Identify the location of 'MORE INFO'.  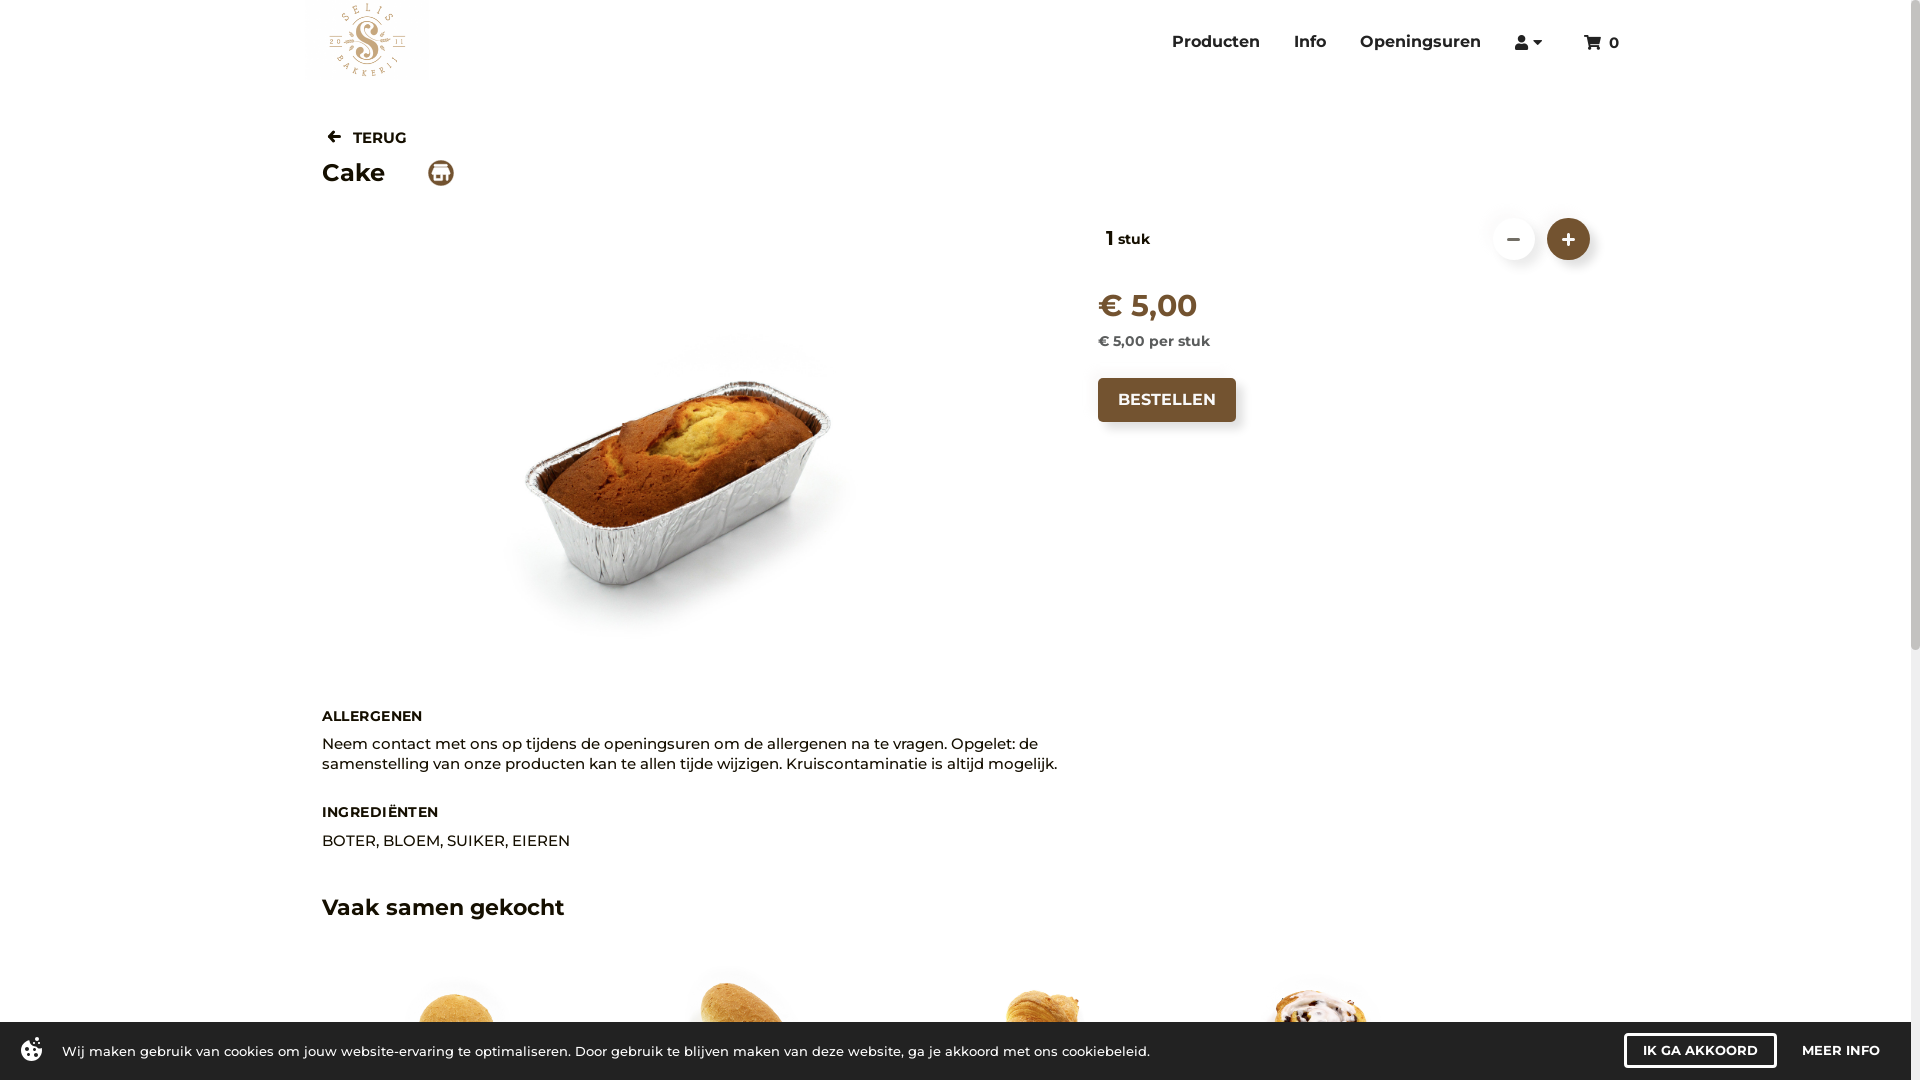
(1847, 1049).